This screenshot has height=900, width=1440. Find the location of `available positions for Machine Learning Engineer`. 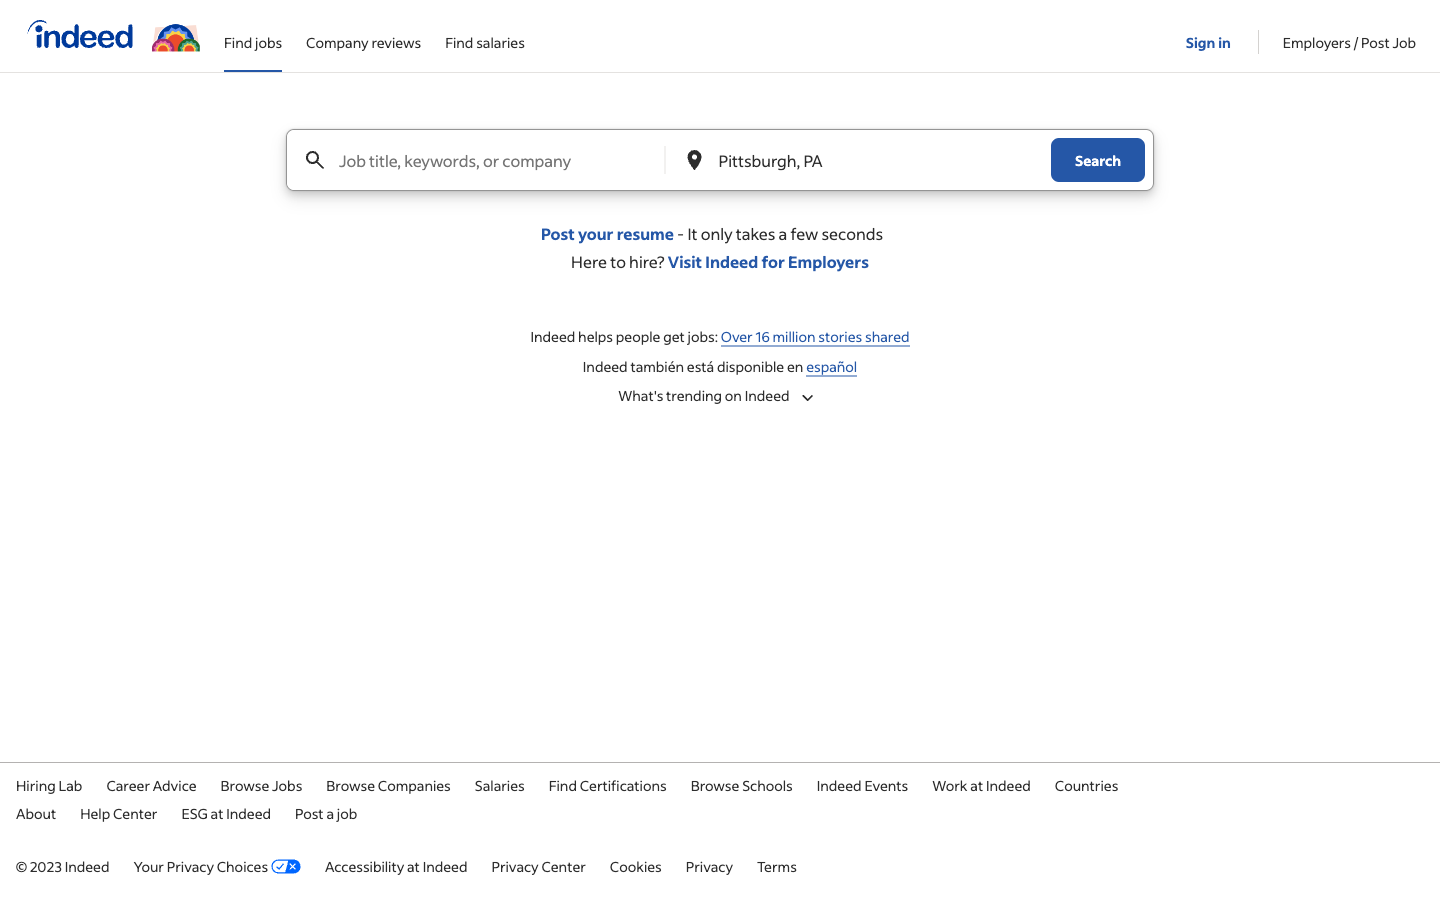

available positions for Machine Learning Engineer is located at coordinates (498, 160).